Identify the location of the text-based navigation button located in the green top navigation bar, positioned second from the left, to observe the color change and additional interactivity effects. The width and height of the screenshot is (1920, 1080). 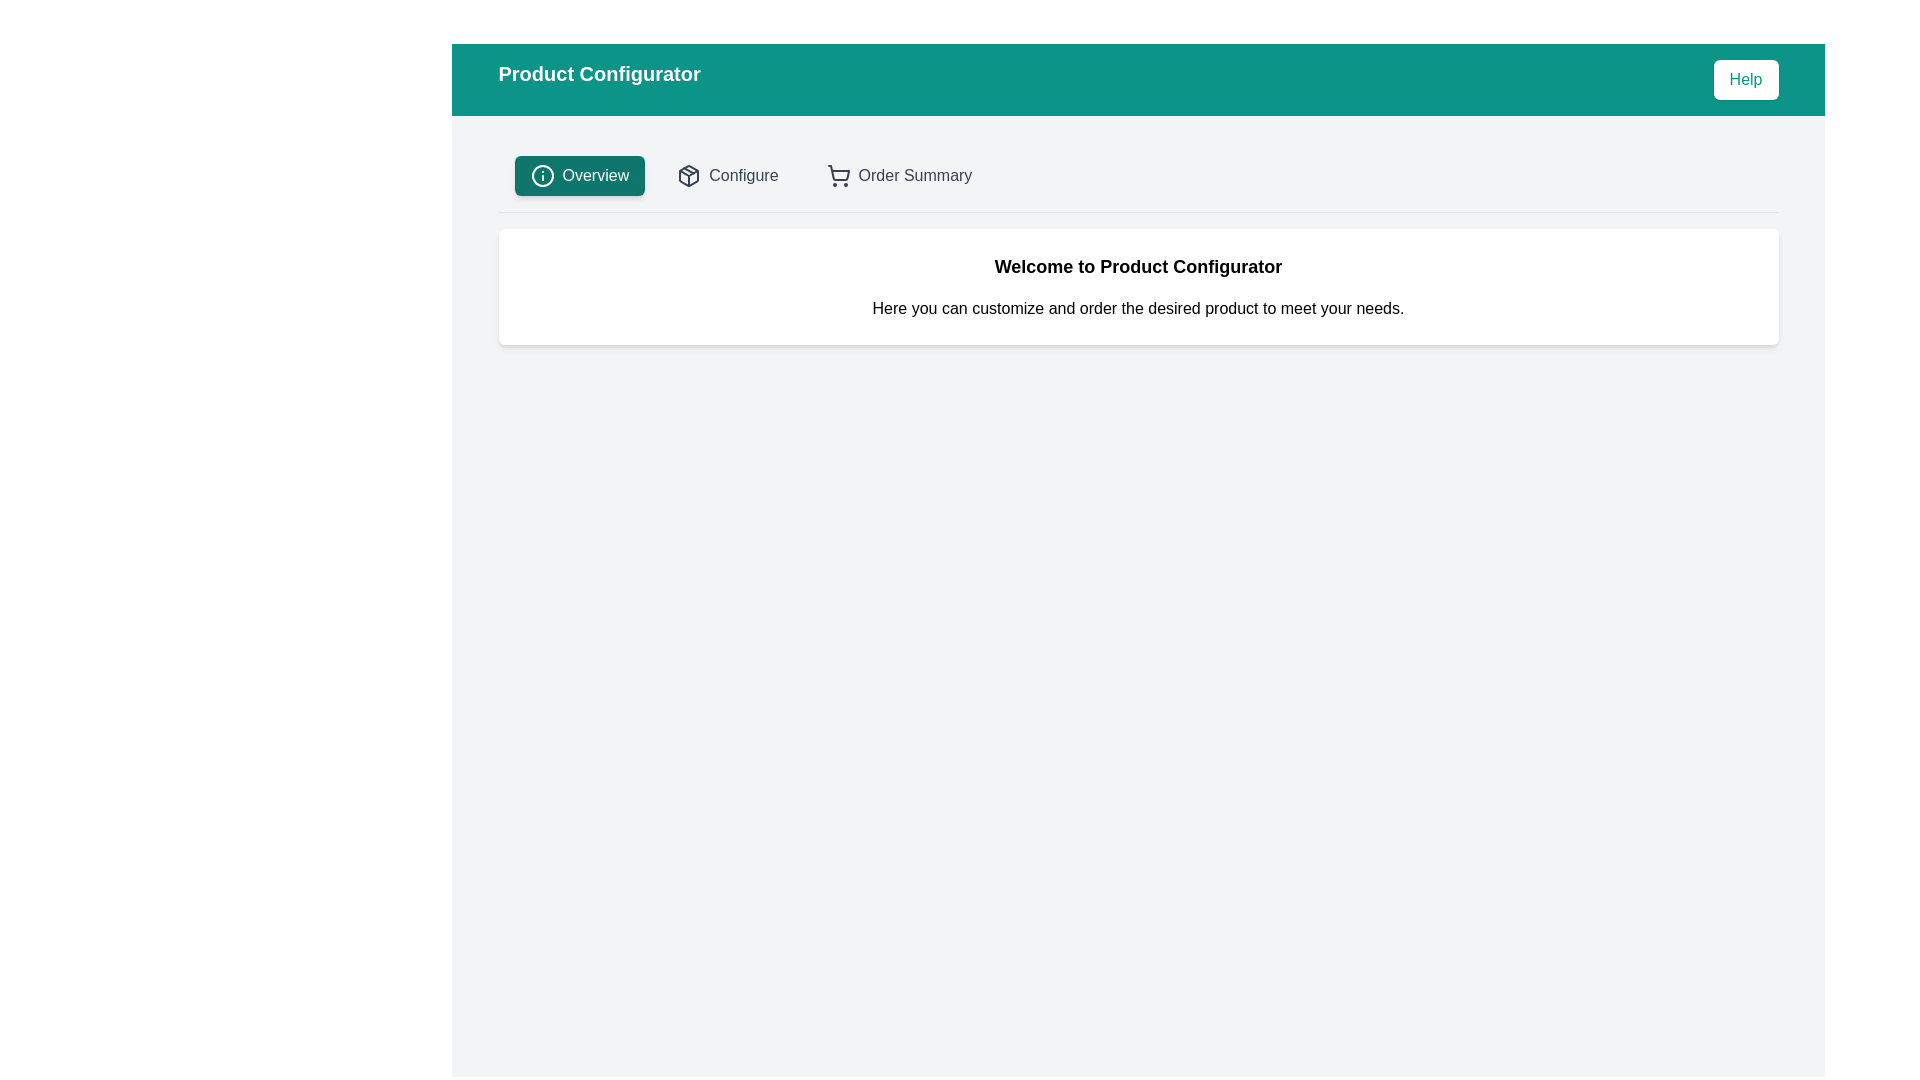
(742, 175).